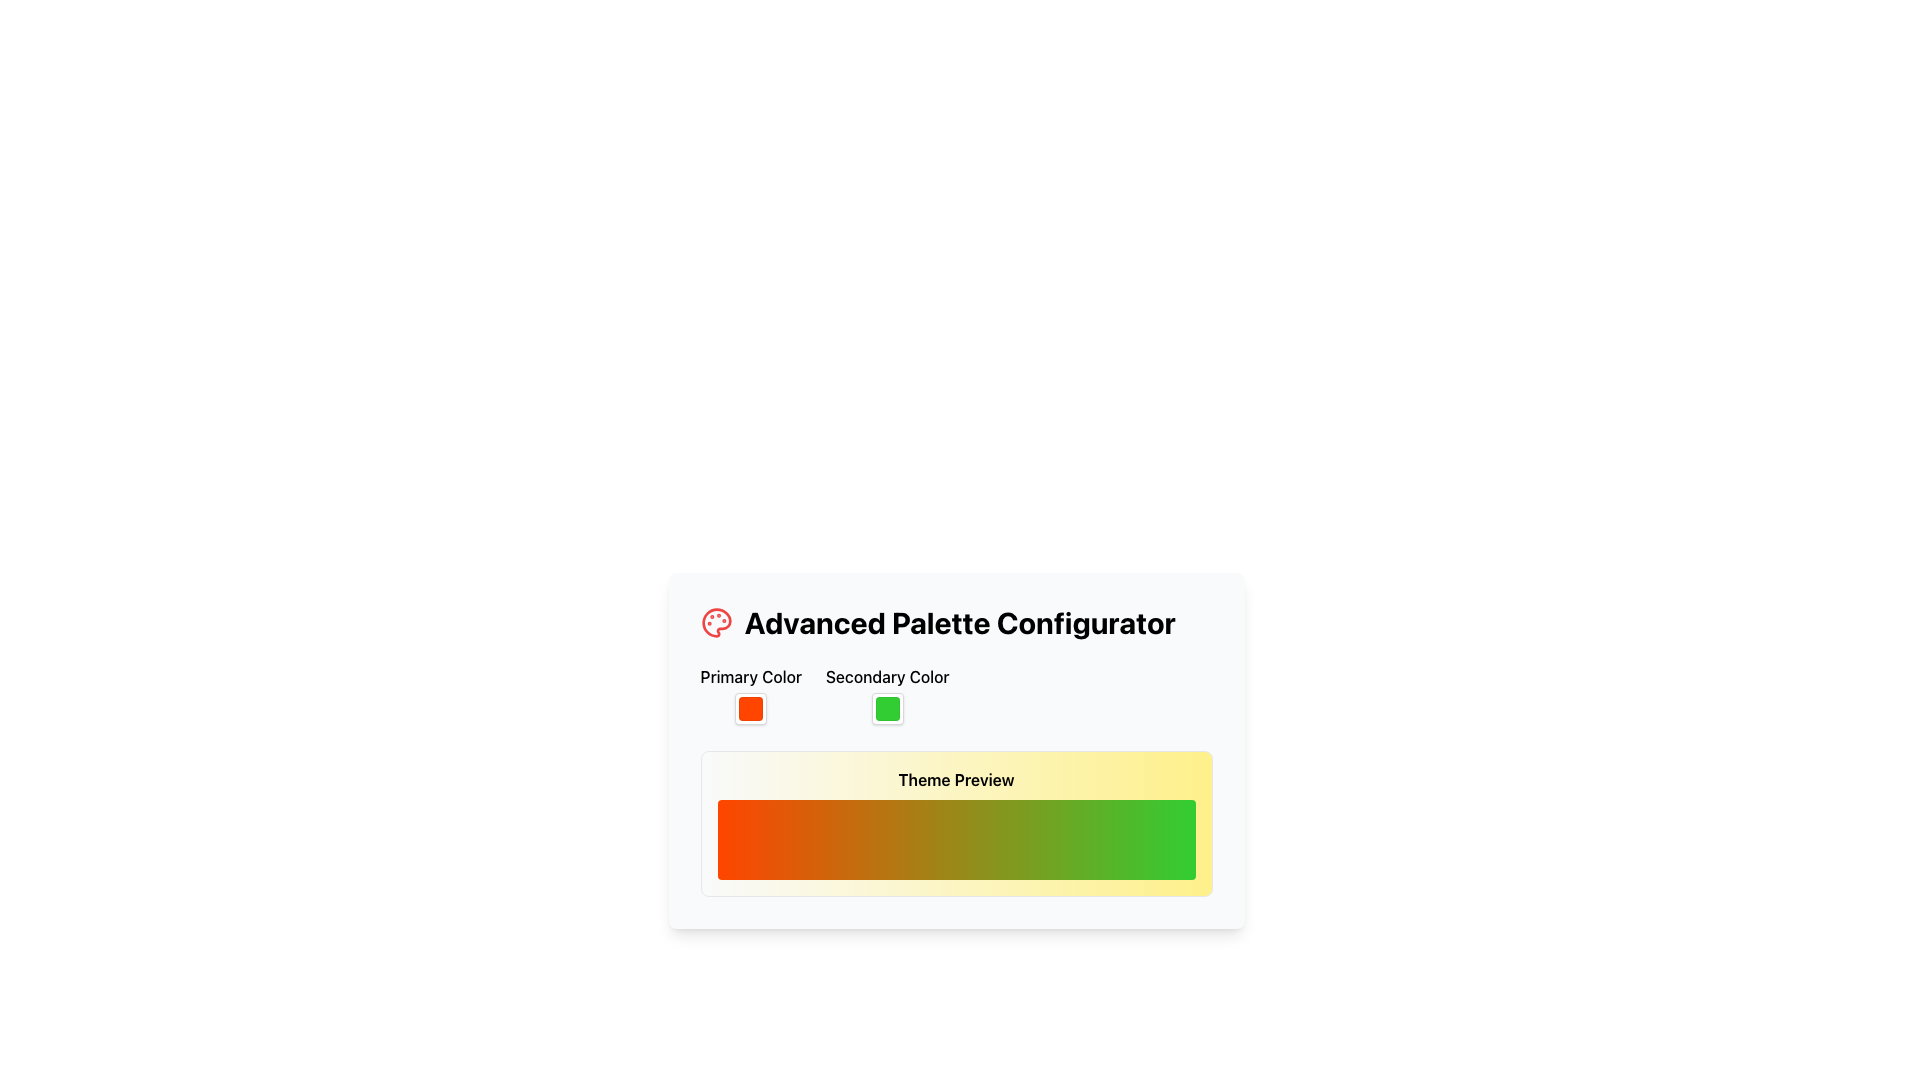 This screenshot has width=1920, height=1080. I want to click on the text label indicating the selected primary color's role in the configuration, which is located slightly above the orange color swatch and to the left of the 'Secondary Color' label, so click(750, 676).